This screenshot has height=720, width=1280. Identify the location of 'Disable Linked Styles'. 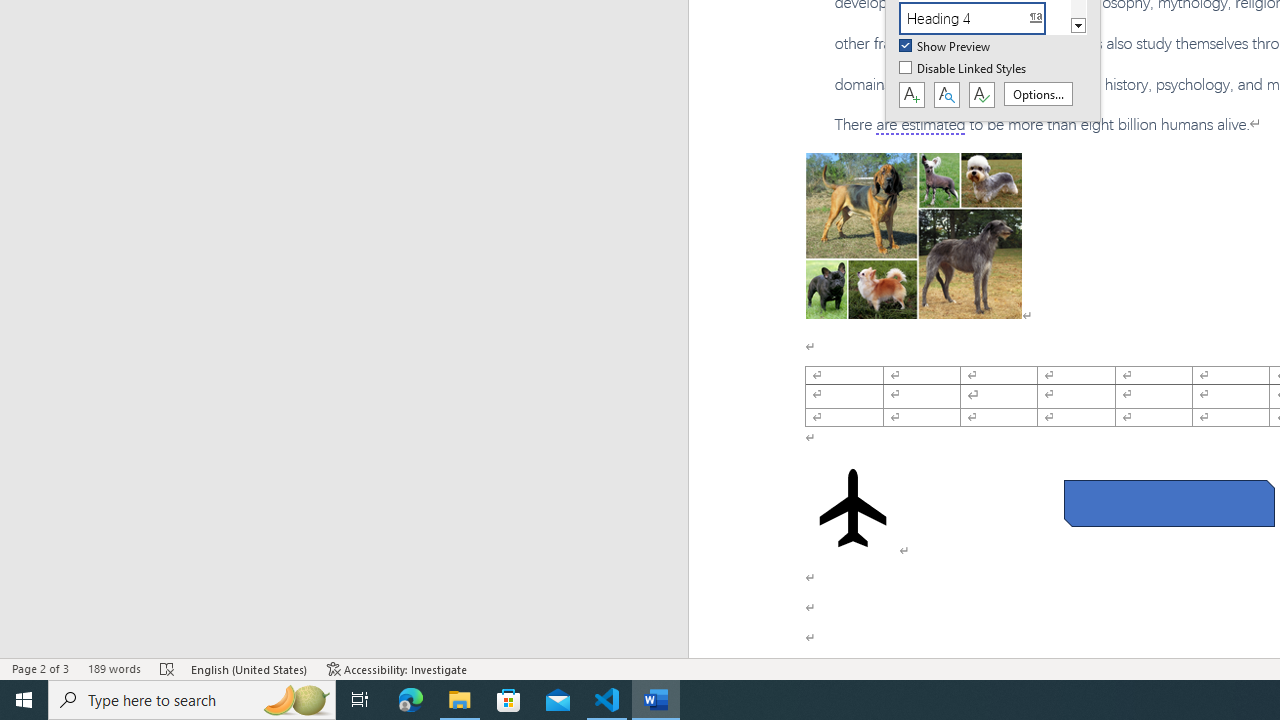
(964, 68).